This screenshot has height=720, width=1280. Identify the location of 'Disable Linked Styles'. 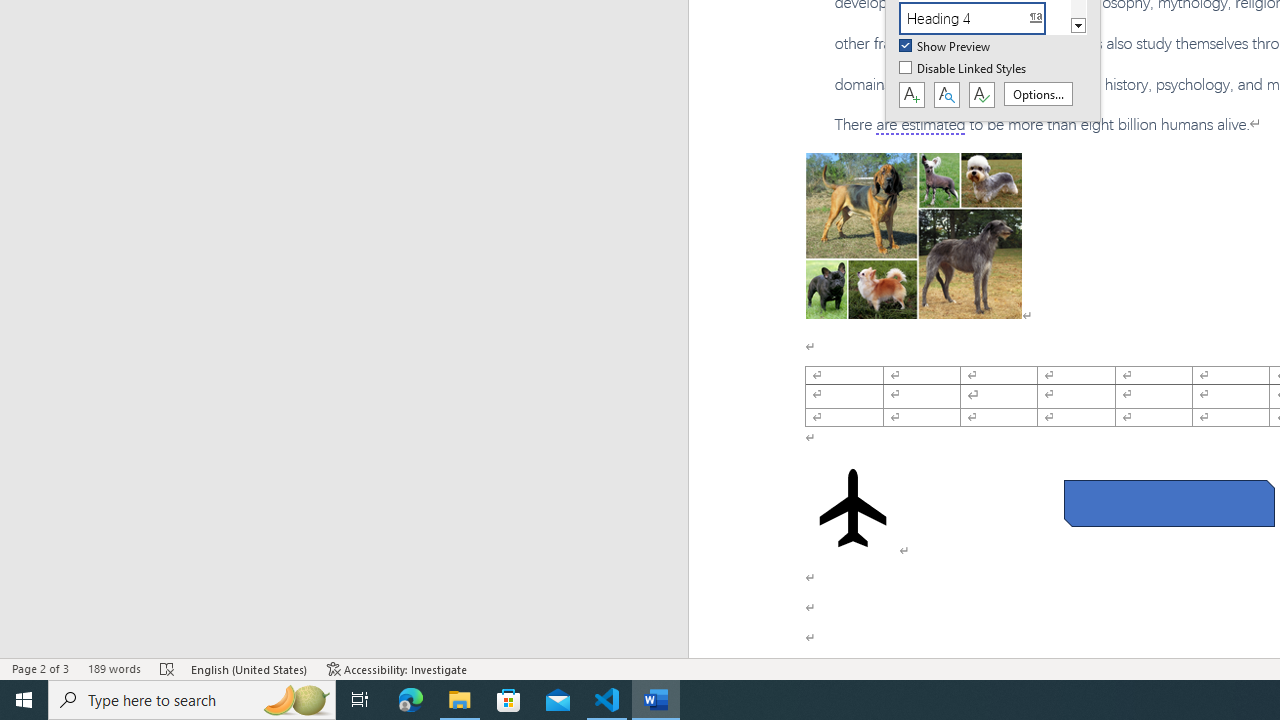
(964, 68).